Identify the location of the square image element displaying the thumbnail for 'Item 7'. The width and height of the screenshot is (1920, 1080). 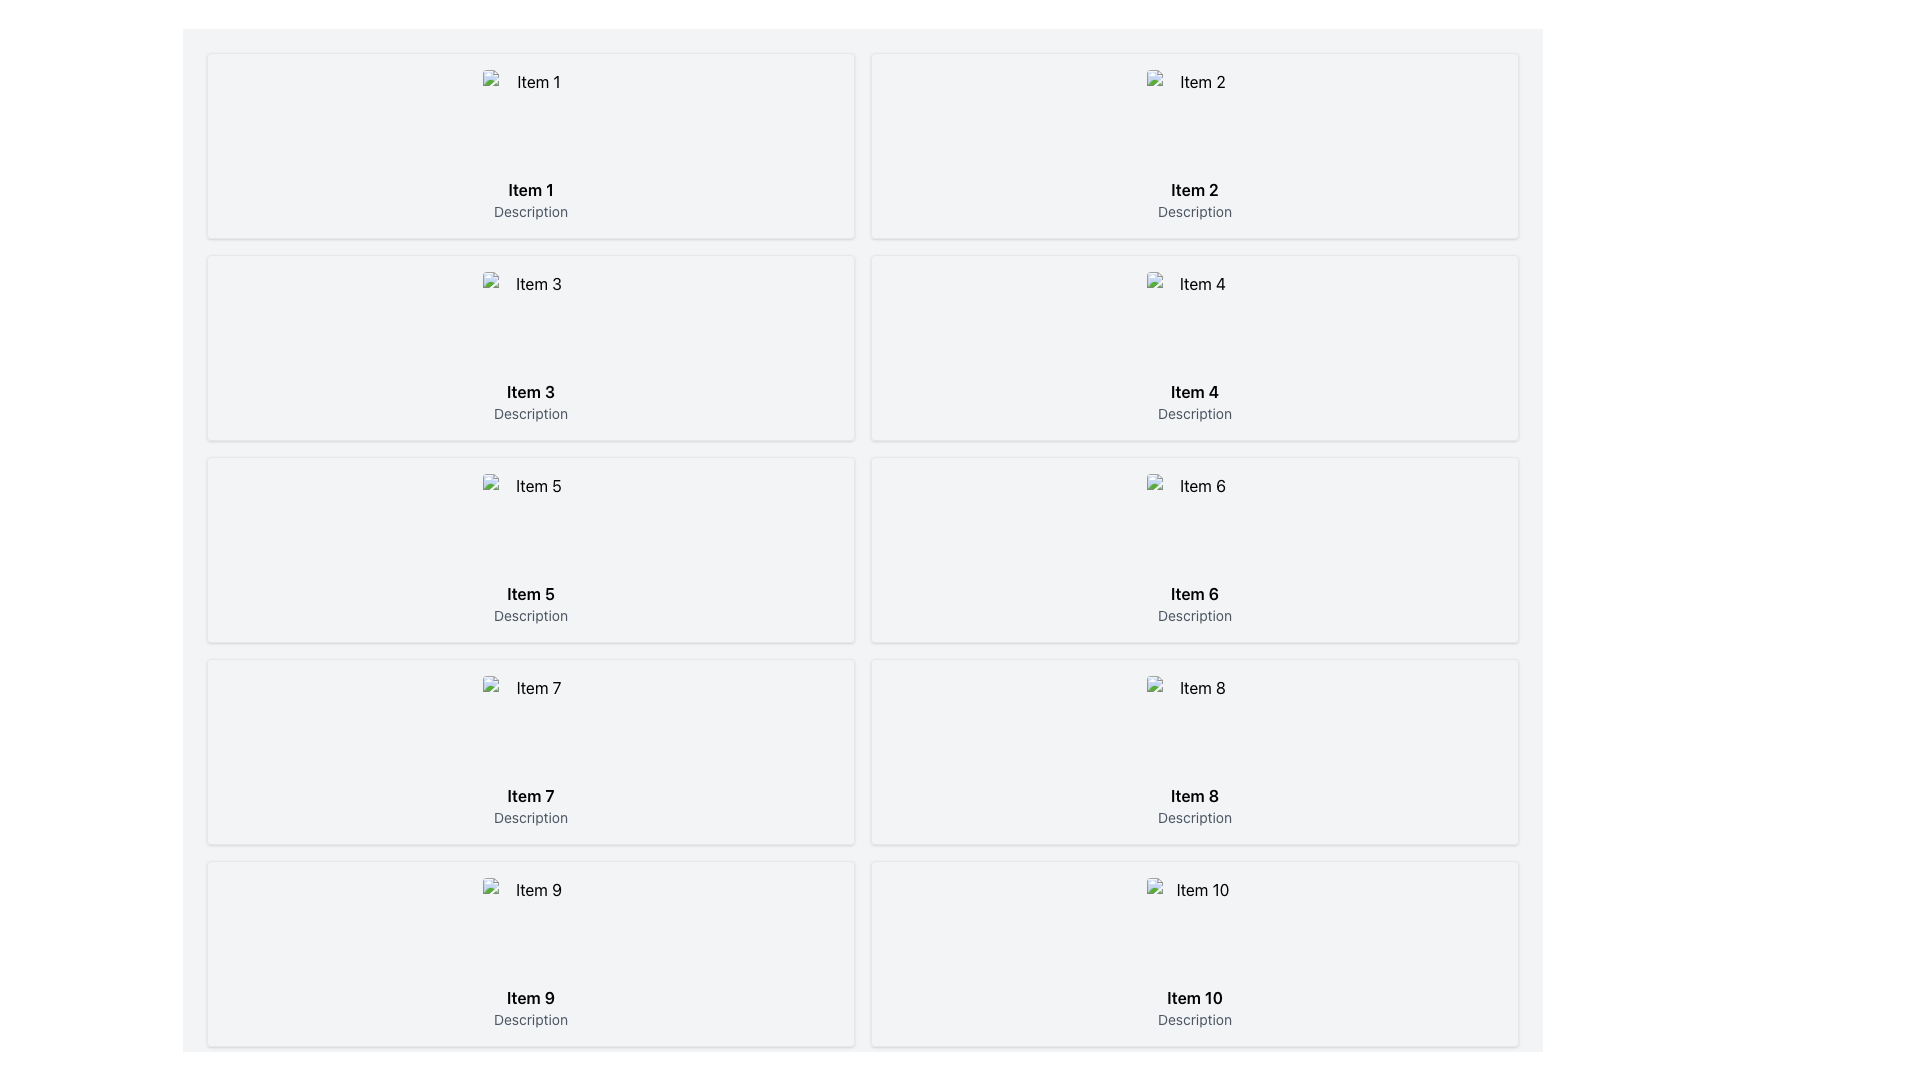
(531, 724).